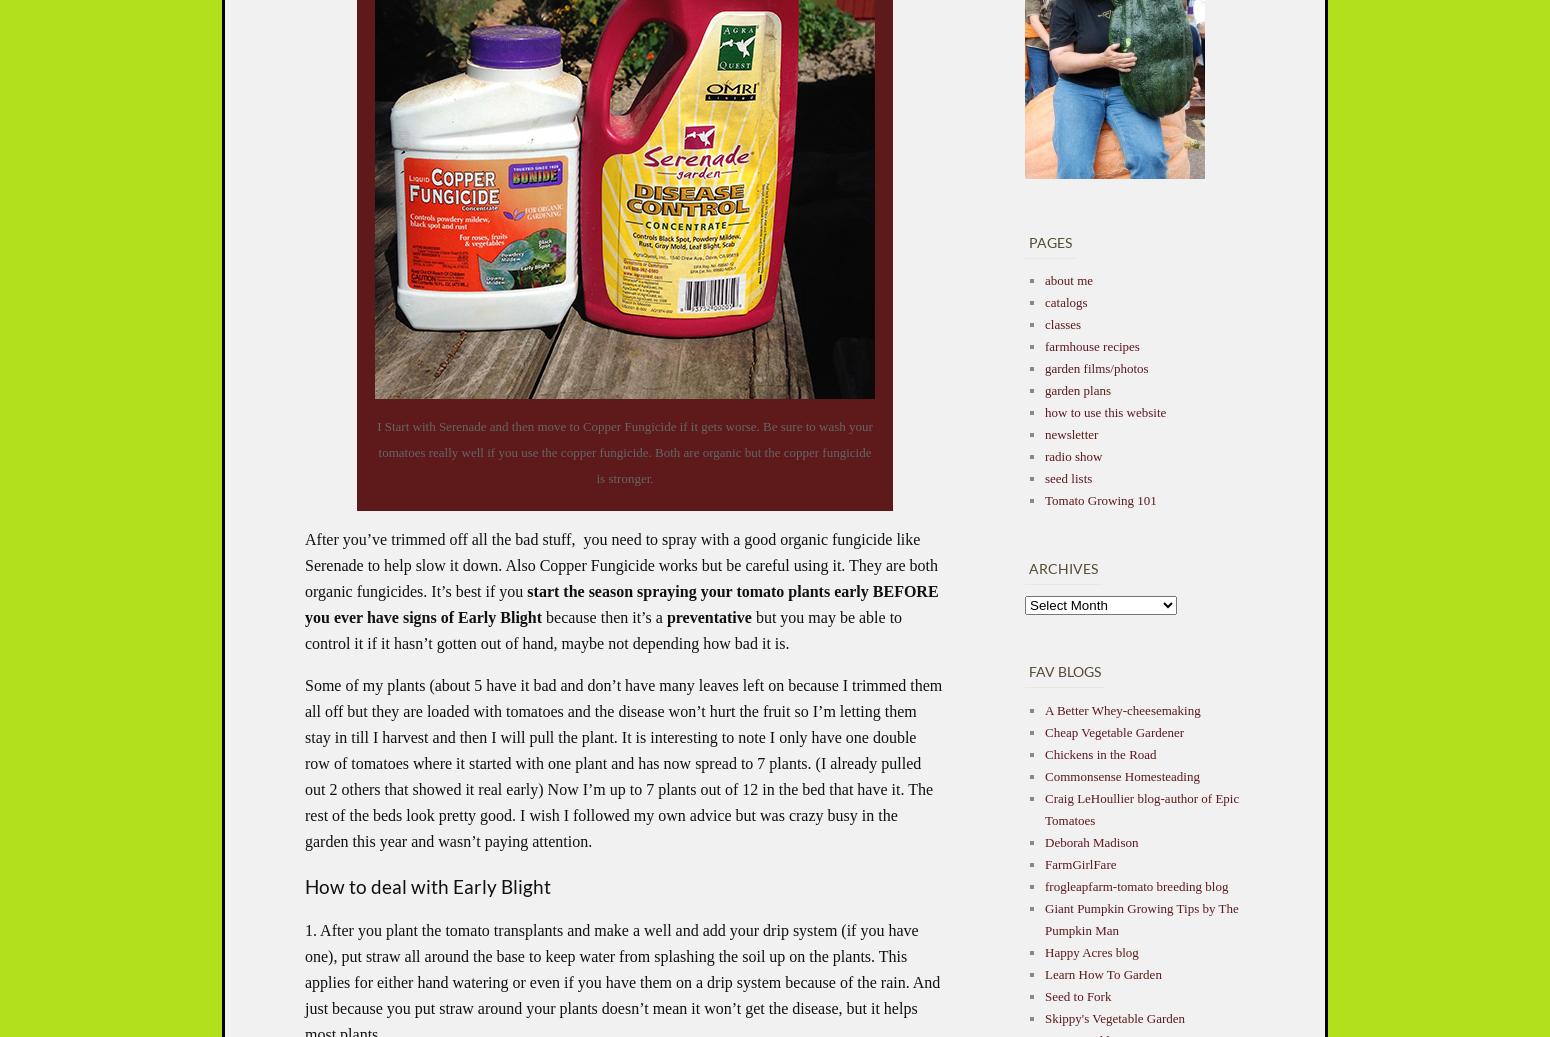  Describe the element at coordinates (1099, 753) in the screenshot. I see `'Chickens in the Road'` at that location.